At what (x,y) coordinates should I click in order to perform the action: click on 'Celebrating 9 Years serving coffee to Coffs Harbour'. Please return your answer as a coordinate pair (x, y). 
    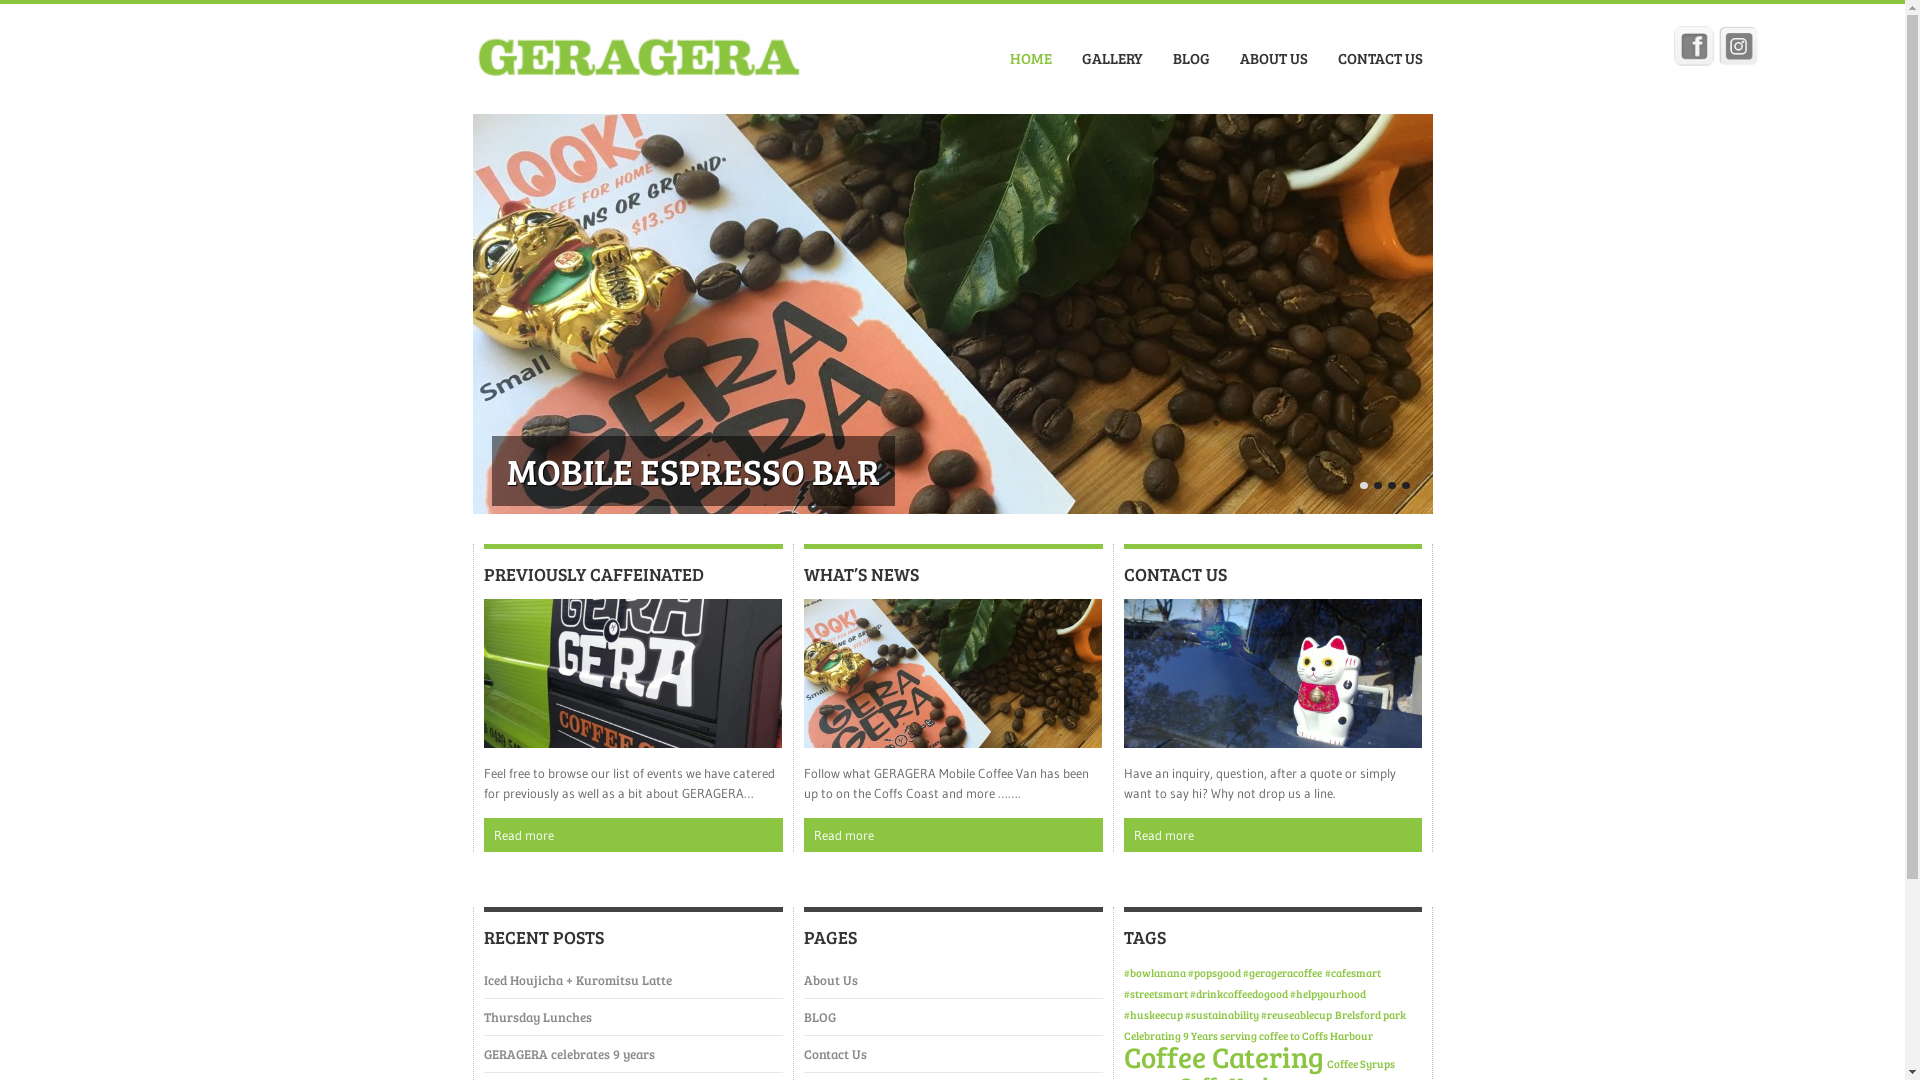
    Looking at the image, I should click on (1247, 1036).